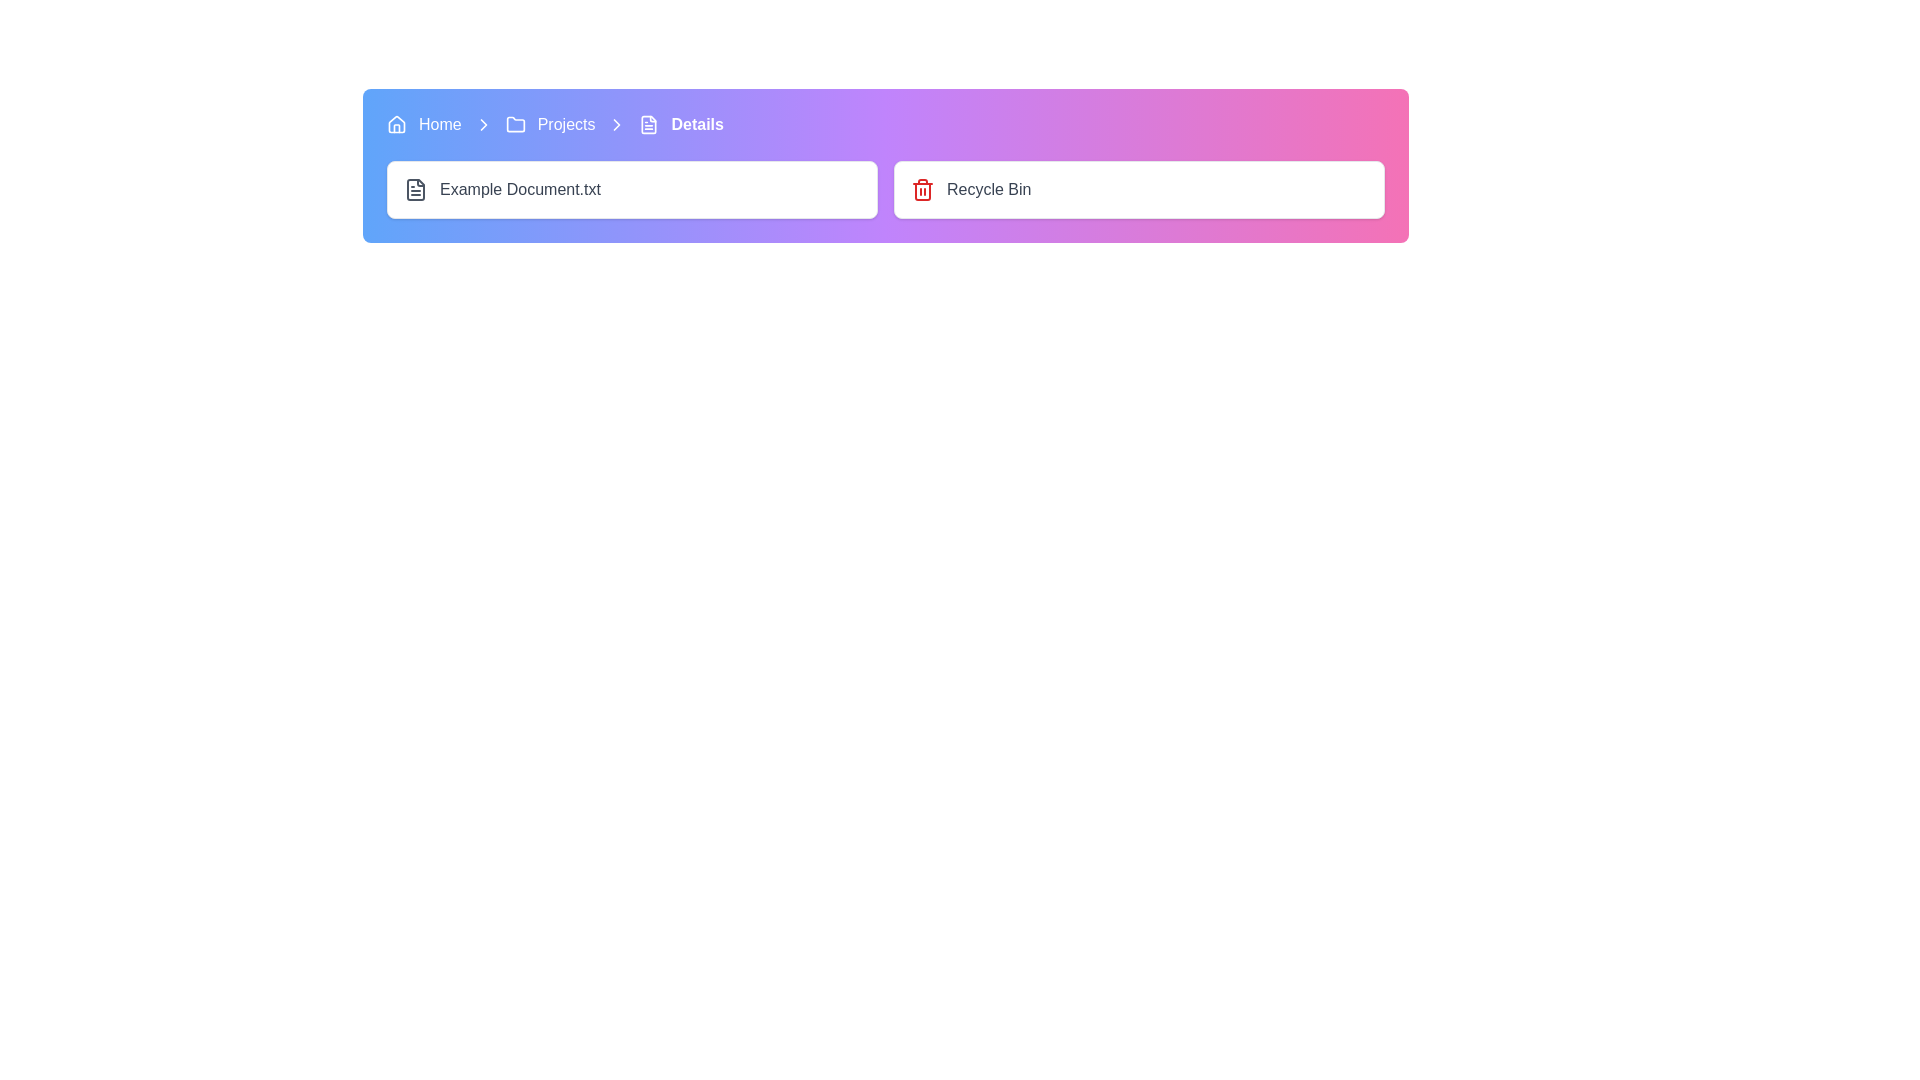 The image size is (1920, 1080). Describe the element at coordinates (415, 189) in the screenshot. I see `the SVG icon representing a file or document located immediately before the text label 'Example Document.txt' to initiate a file-related action` at that location.